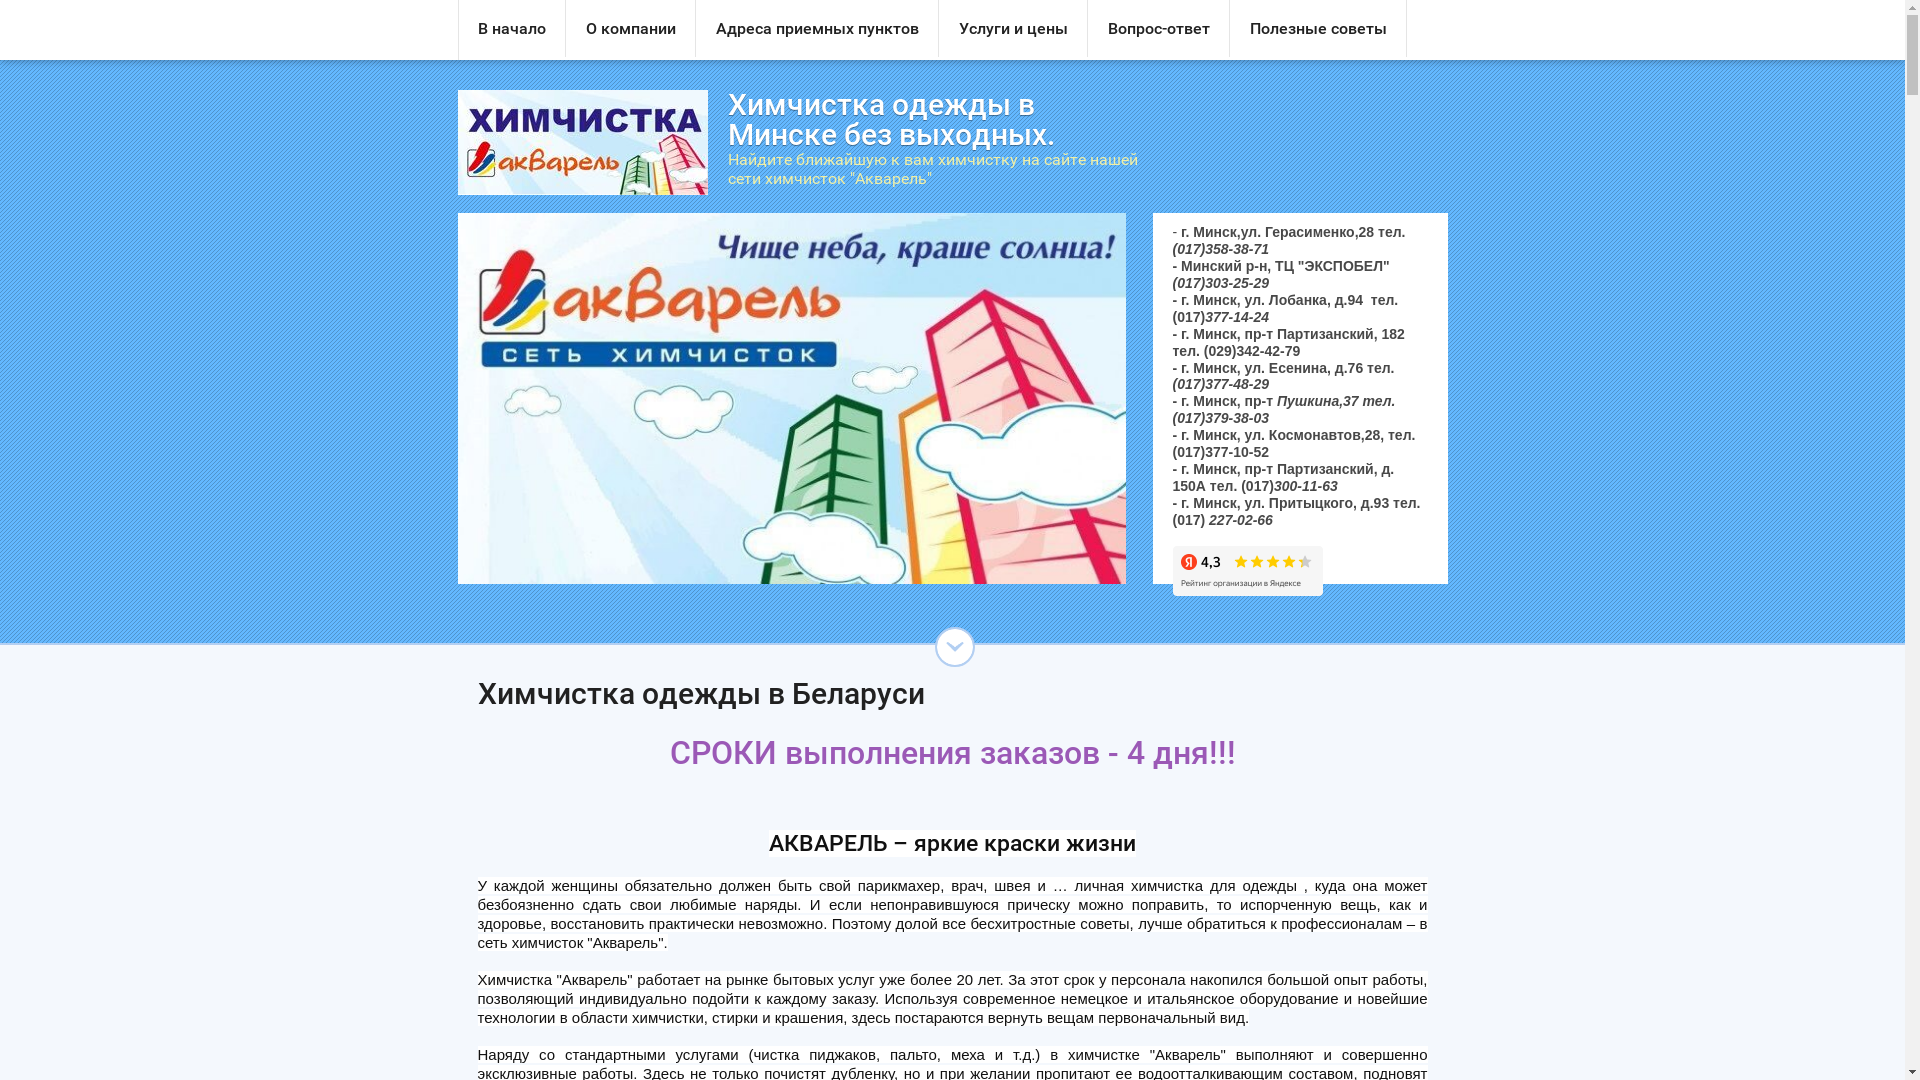 The width and height of the screenshot is (1920, 1080). What do you see at coordinates (1219, 451) in the screenshot?
I see `'(017)377-10-52'` at bounding box center [1219, 451].